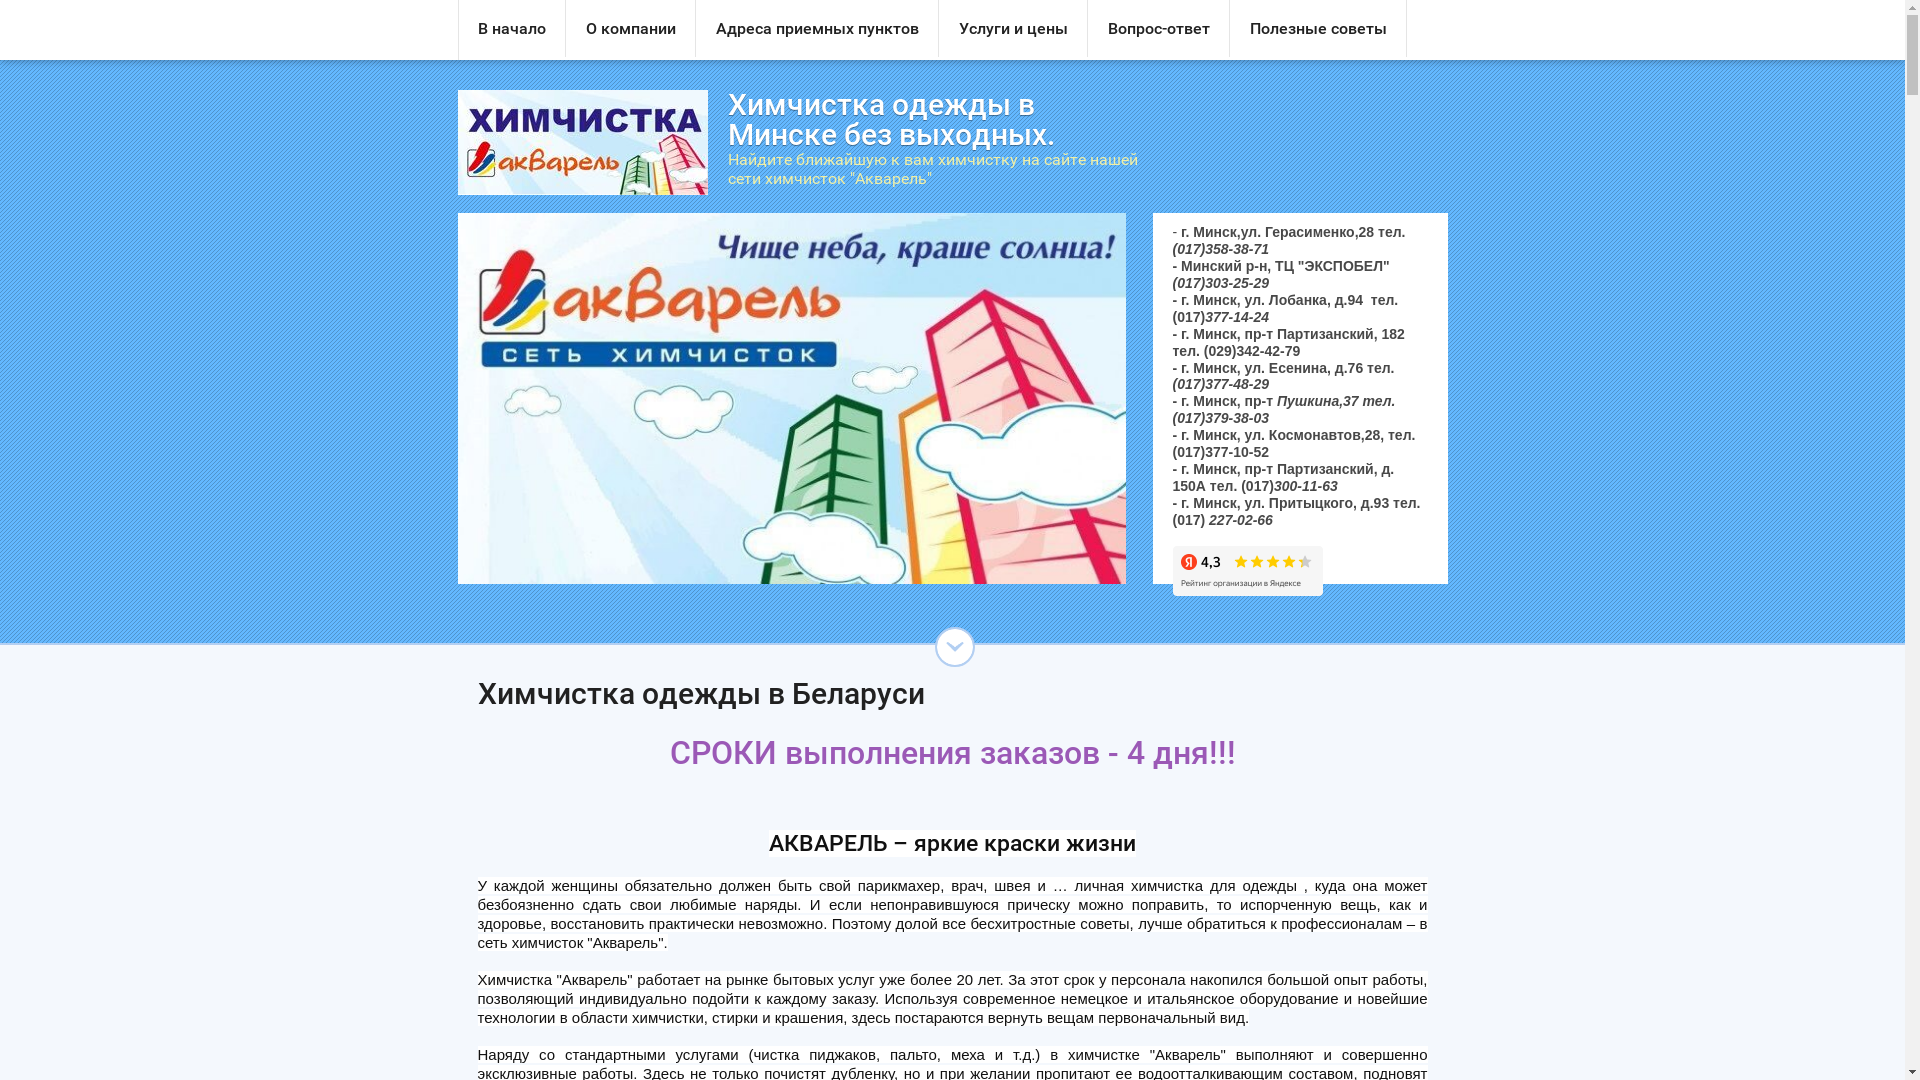 The width and height of the screenshot is (1920, 1080). What do you see at coordinates (1219, 451) in the screenshot?
I see `'(017)377-10-52'` at bounding box center [1219, 451].